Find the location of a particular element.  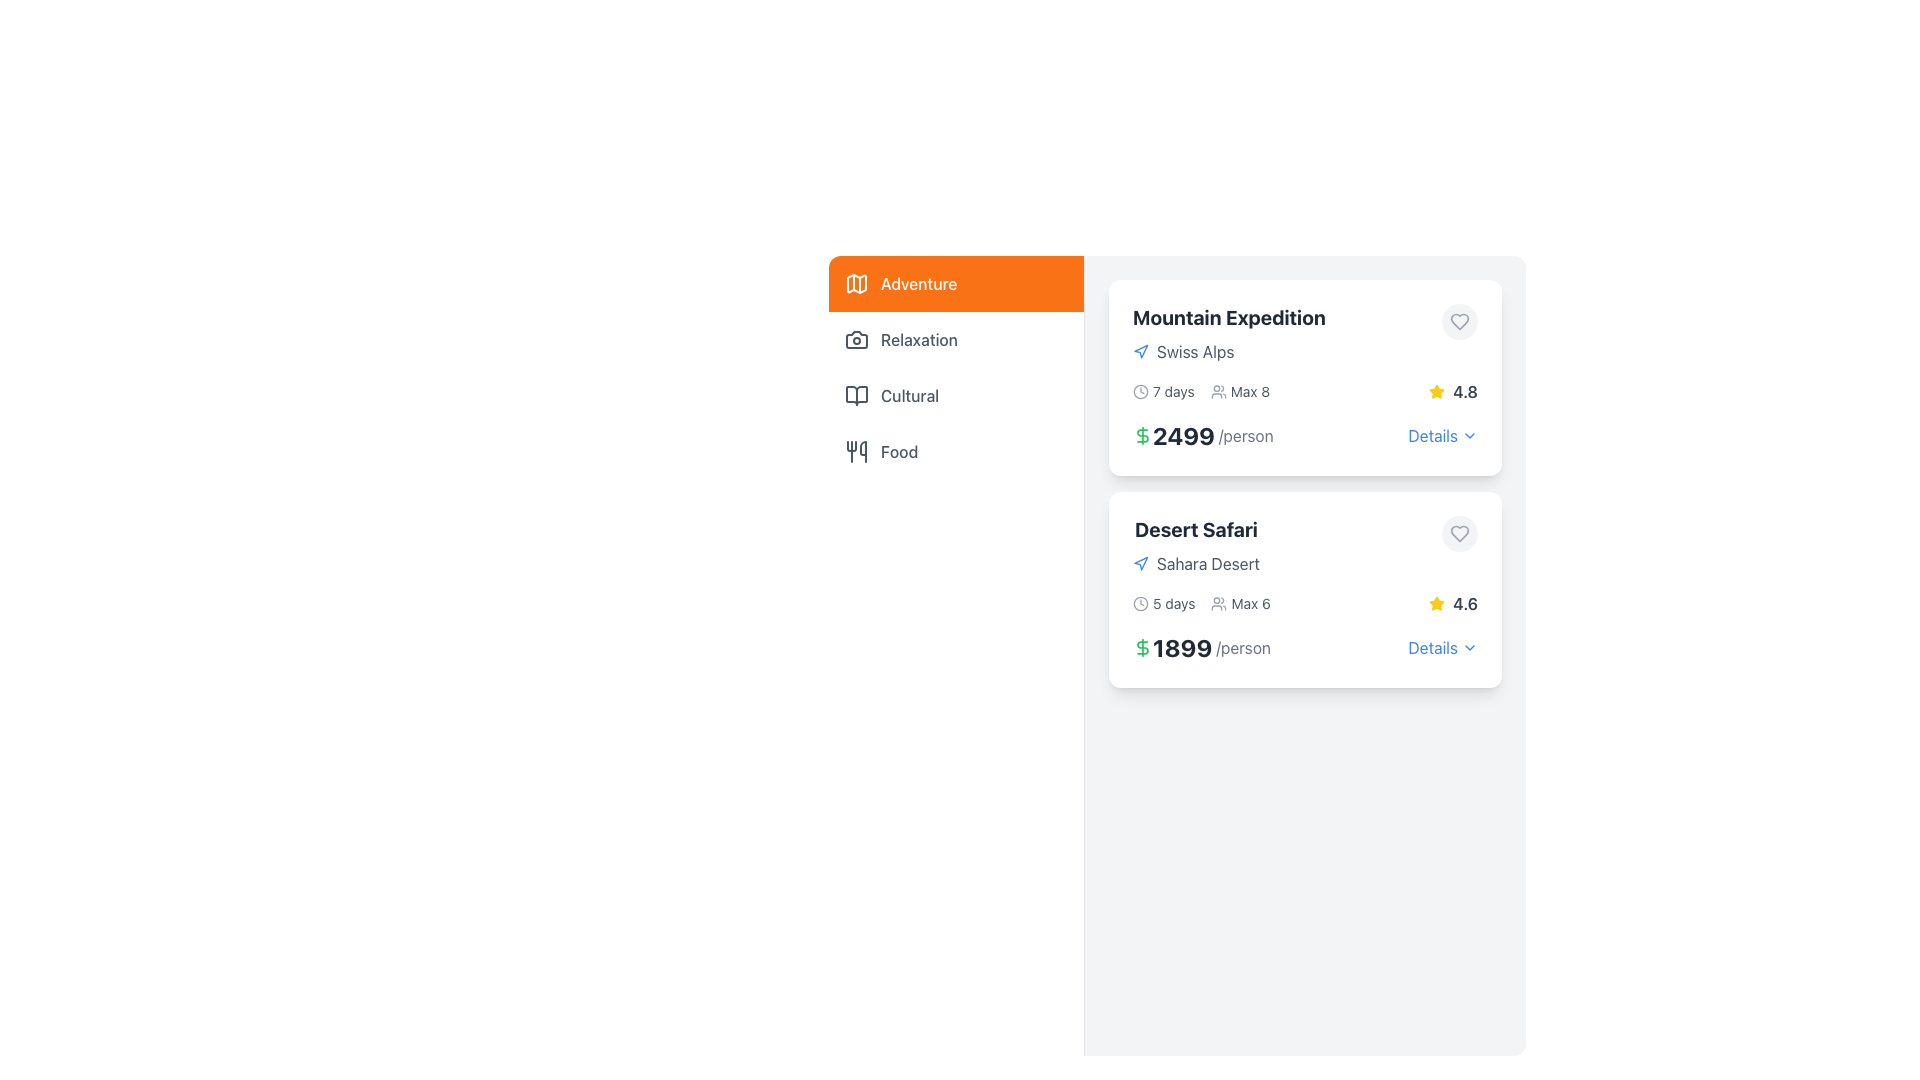

the text label displaying '7 days' in gray font, which is part of the 'Mountain Expedition' travel package card and follows a clock icon is located at coordinates (1173, 392).